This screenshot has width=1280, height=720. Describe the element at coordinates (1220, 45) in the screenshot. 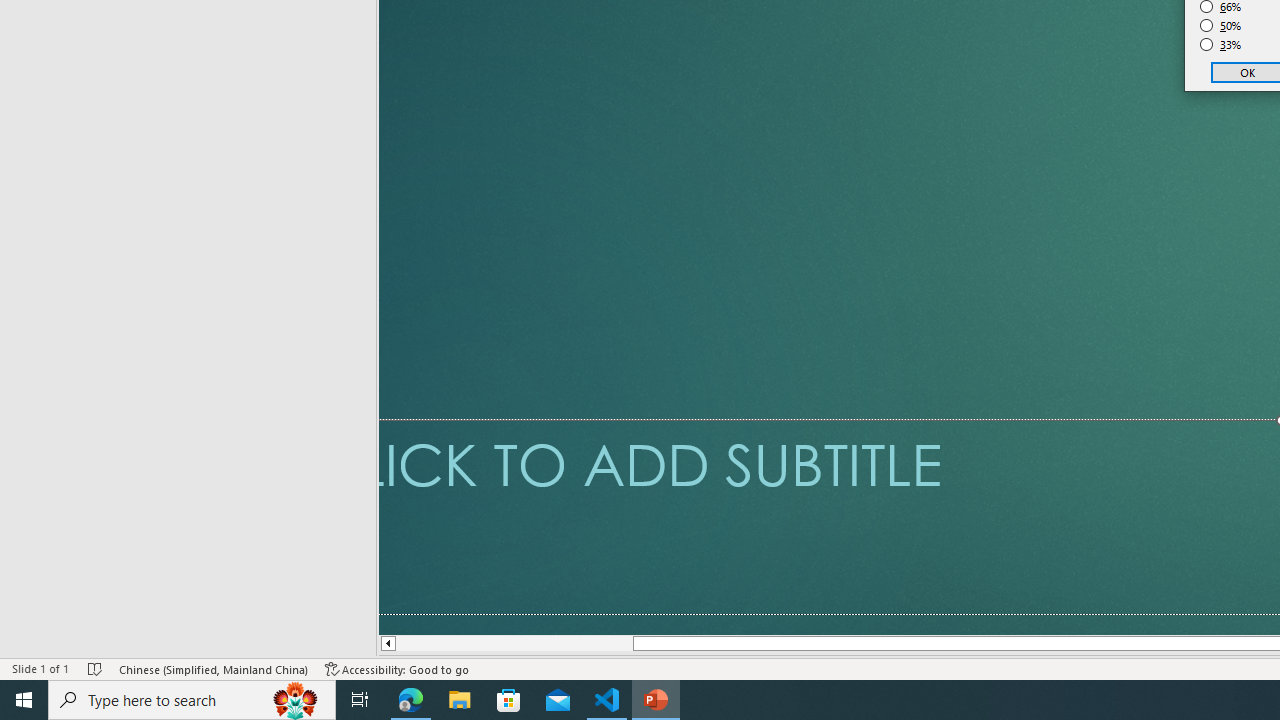

I see `'33%'` at that location.